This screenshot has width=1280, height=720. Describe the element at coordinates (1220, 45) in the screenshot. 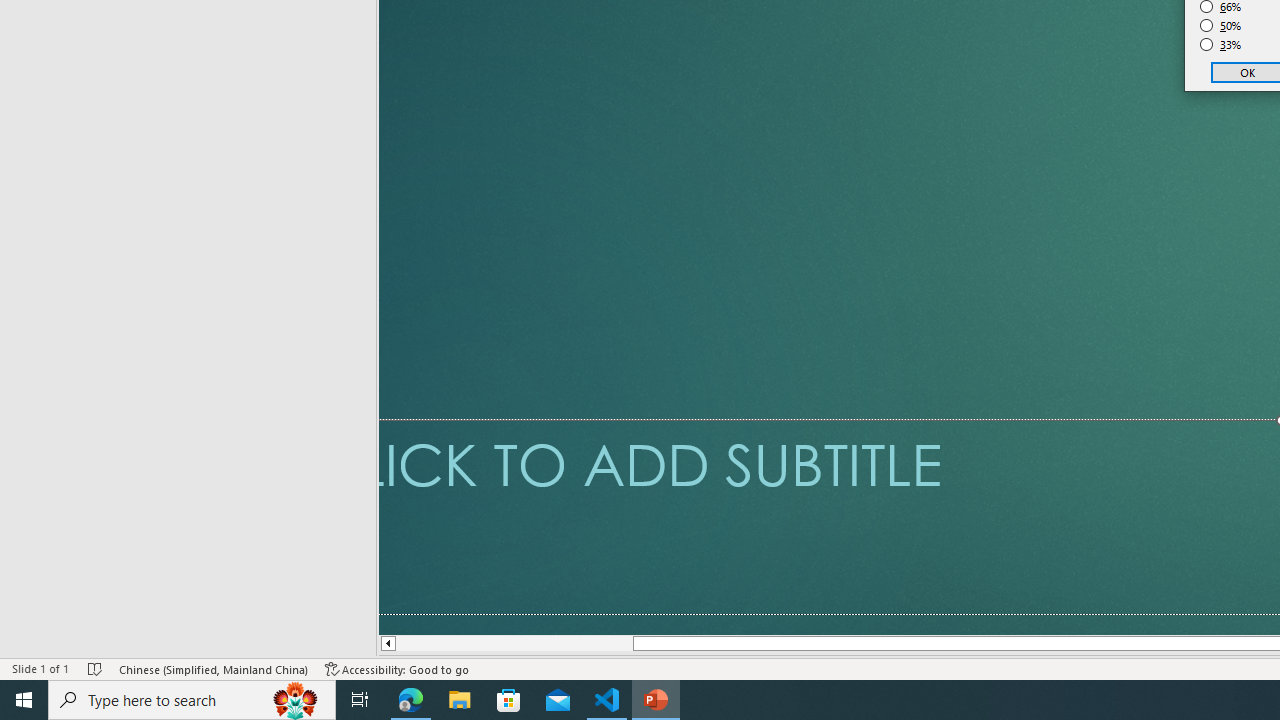

I see `'33%'` at that location.